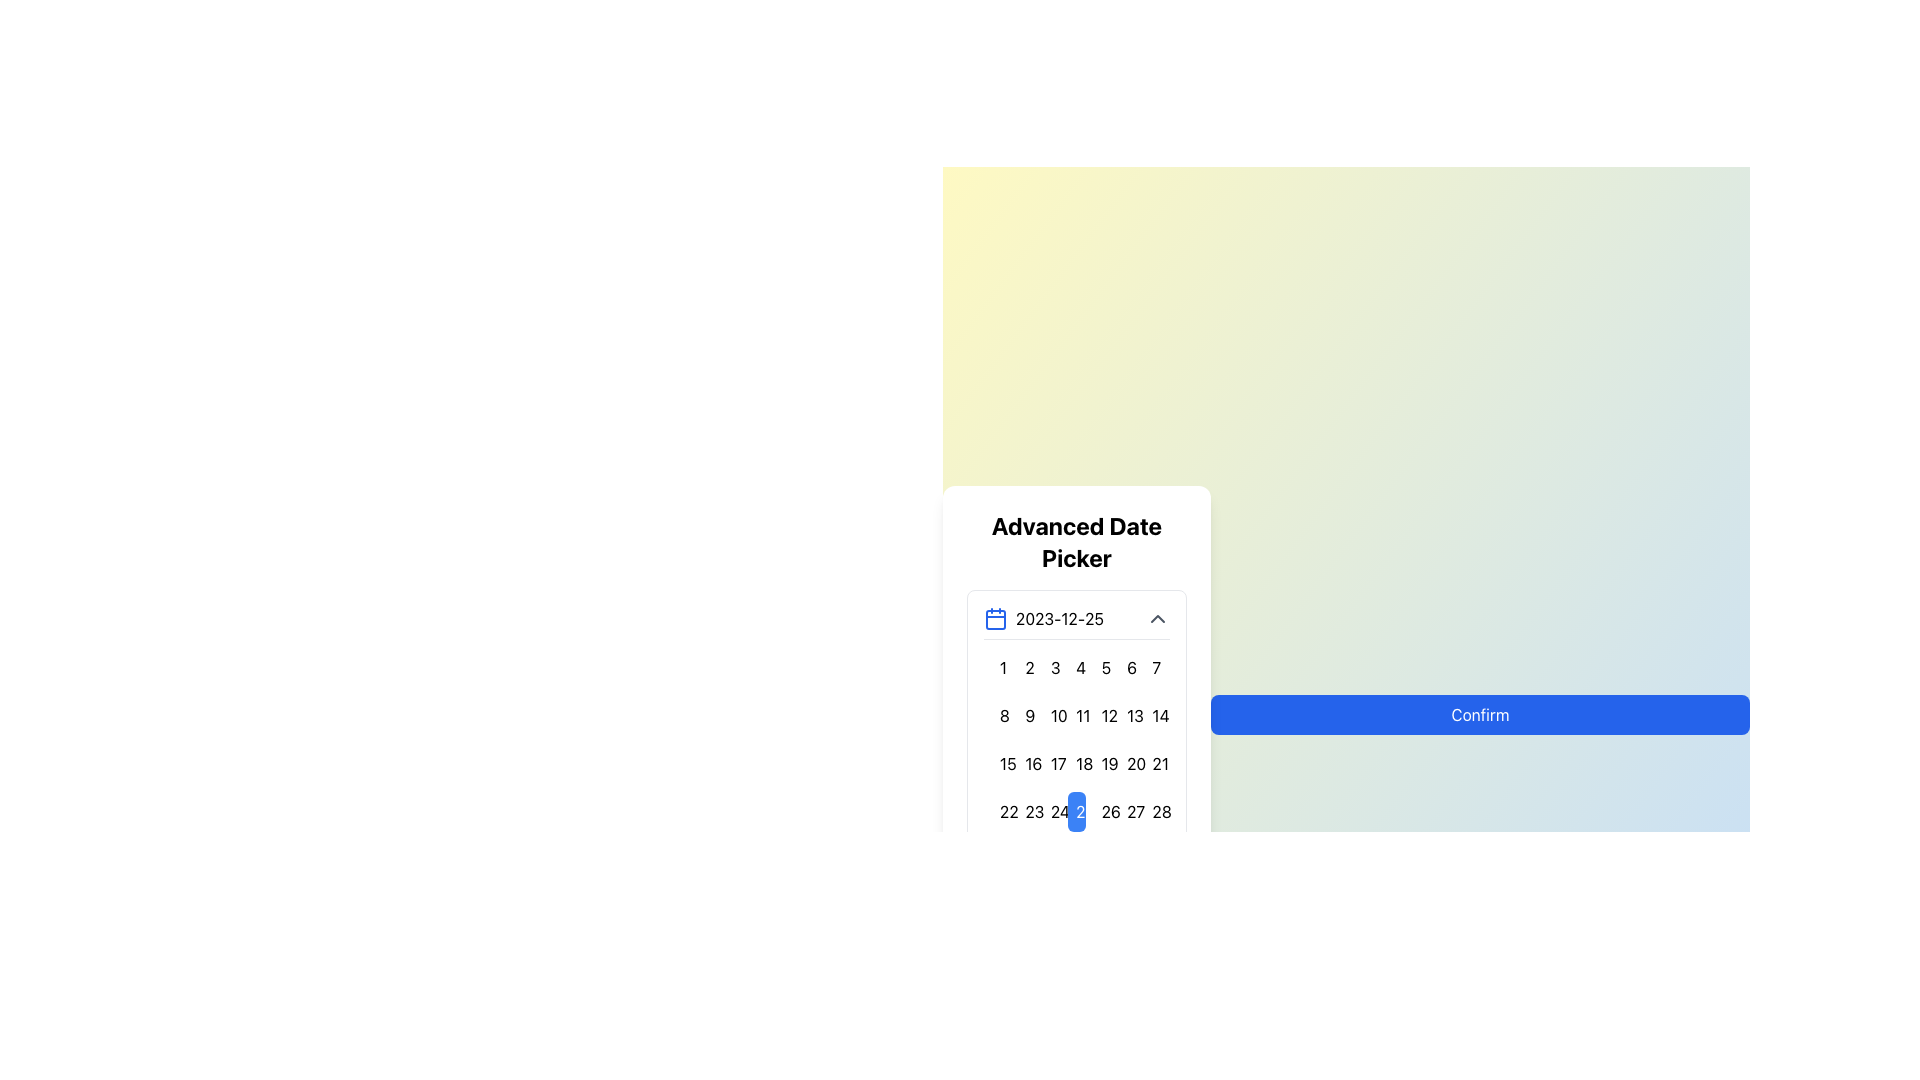  I want to click on the rounded rectangular button displaying the number '7', so click(1153, 667).